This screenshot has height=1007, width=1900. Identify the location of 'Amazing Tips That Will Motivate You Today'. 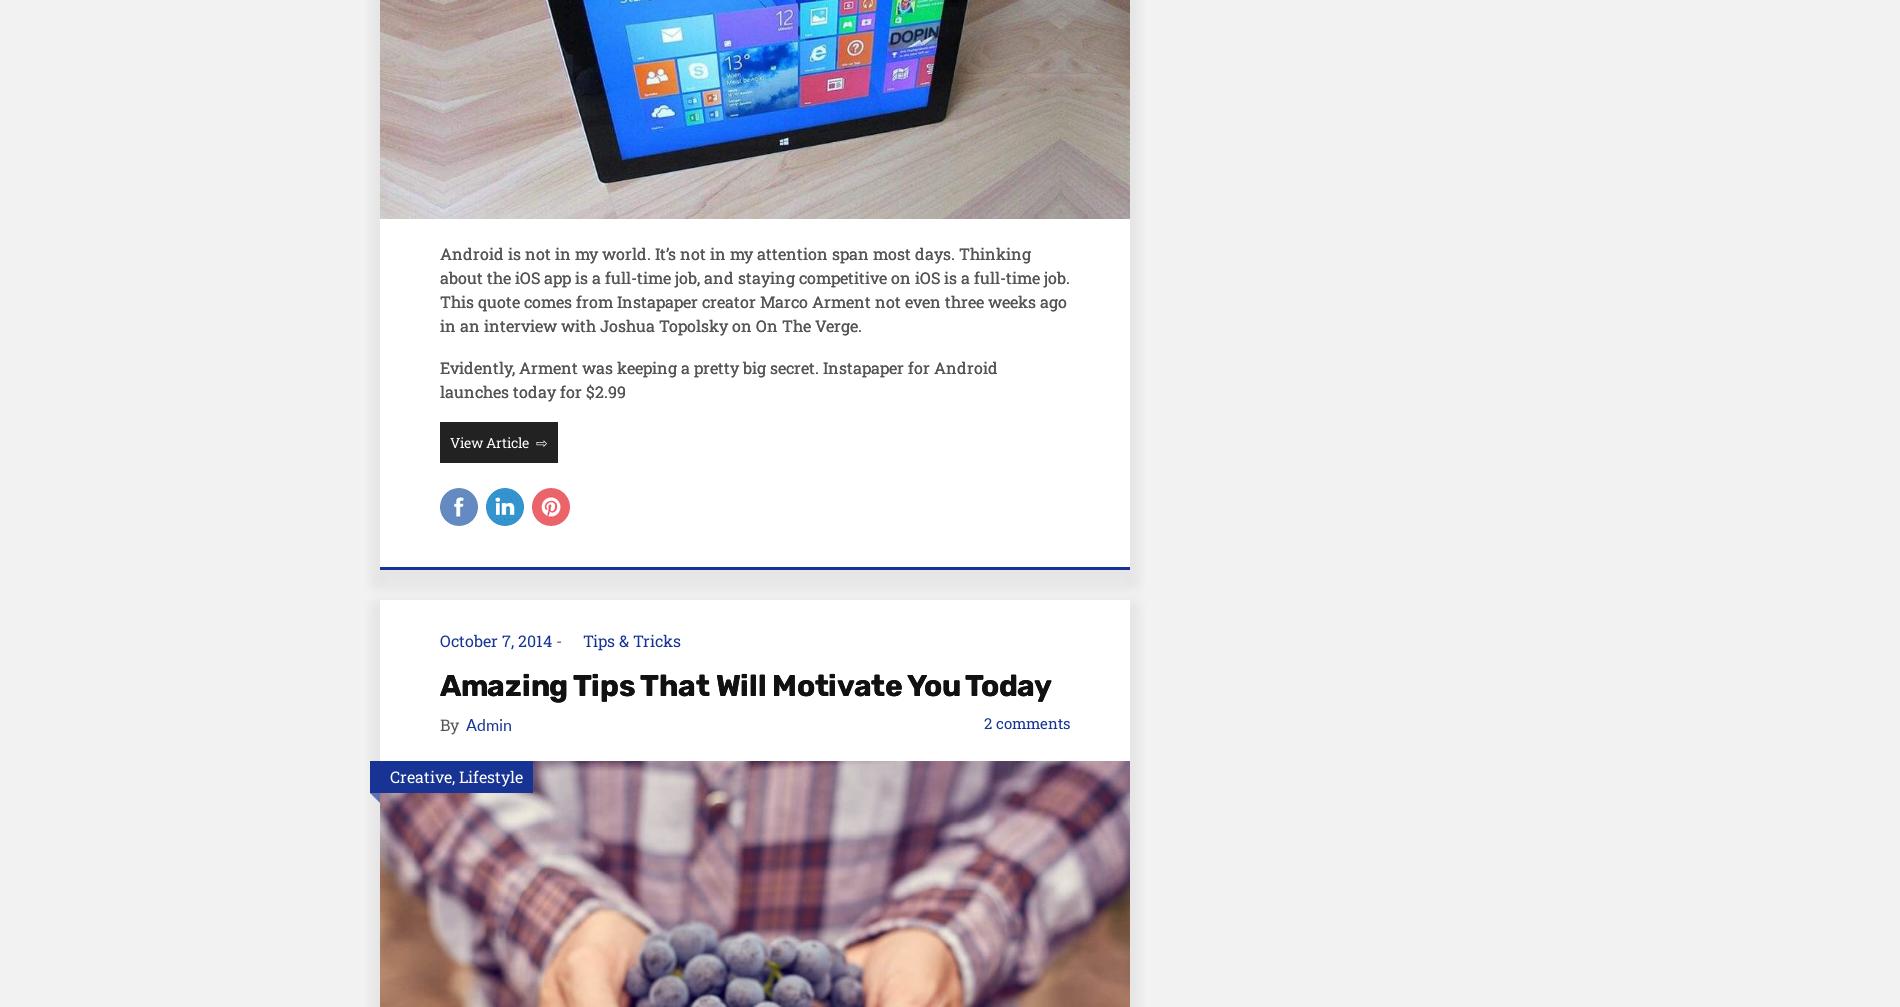
(439, 683).